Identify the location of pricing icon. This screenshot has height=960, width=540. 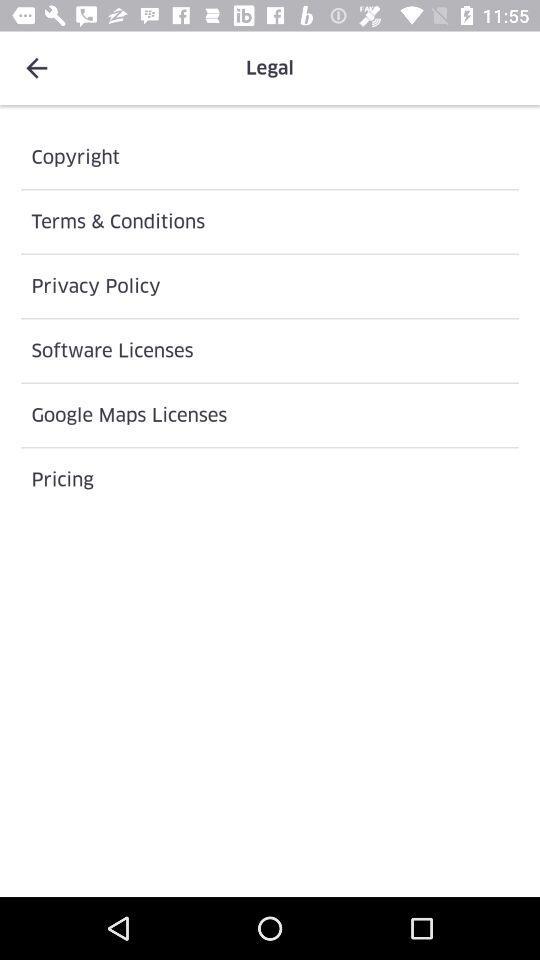
(270, 480).